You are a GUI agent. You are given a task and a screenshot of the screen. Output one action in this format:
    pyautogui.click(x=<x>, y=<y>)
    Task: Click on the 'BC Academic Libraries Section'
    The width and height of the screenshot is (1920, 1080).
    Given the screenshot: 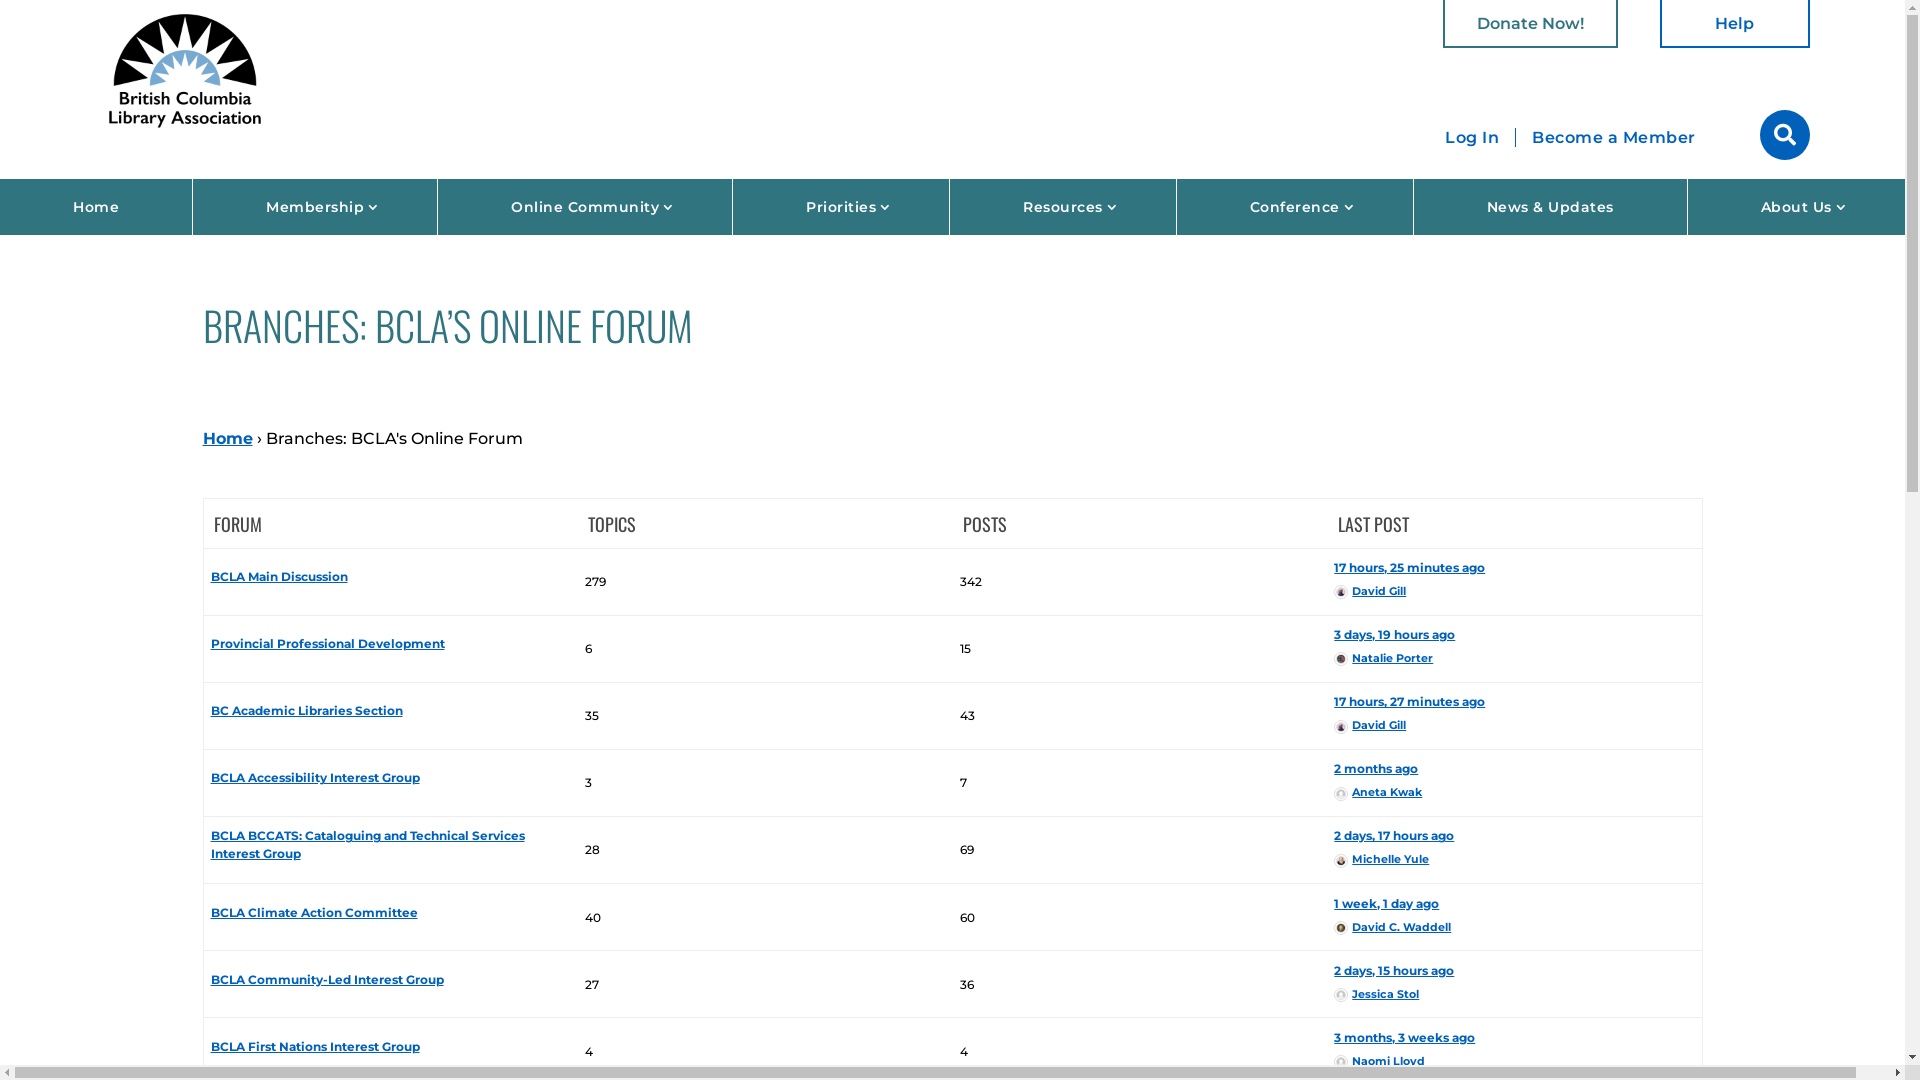 What is the action you would take?
    pyautogui.click(x=306, y=709)
    